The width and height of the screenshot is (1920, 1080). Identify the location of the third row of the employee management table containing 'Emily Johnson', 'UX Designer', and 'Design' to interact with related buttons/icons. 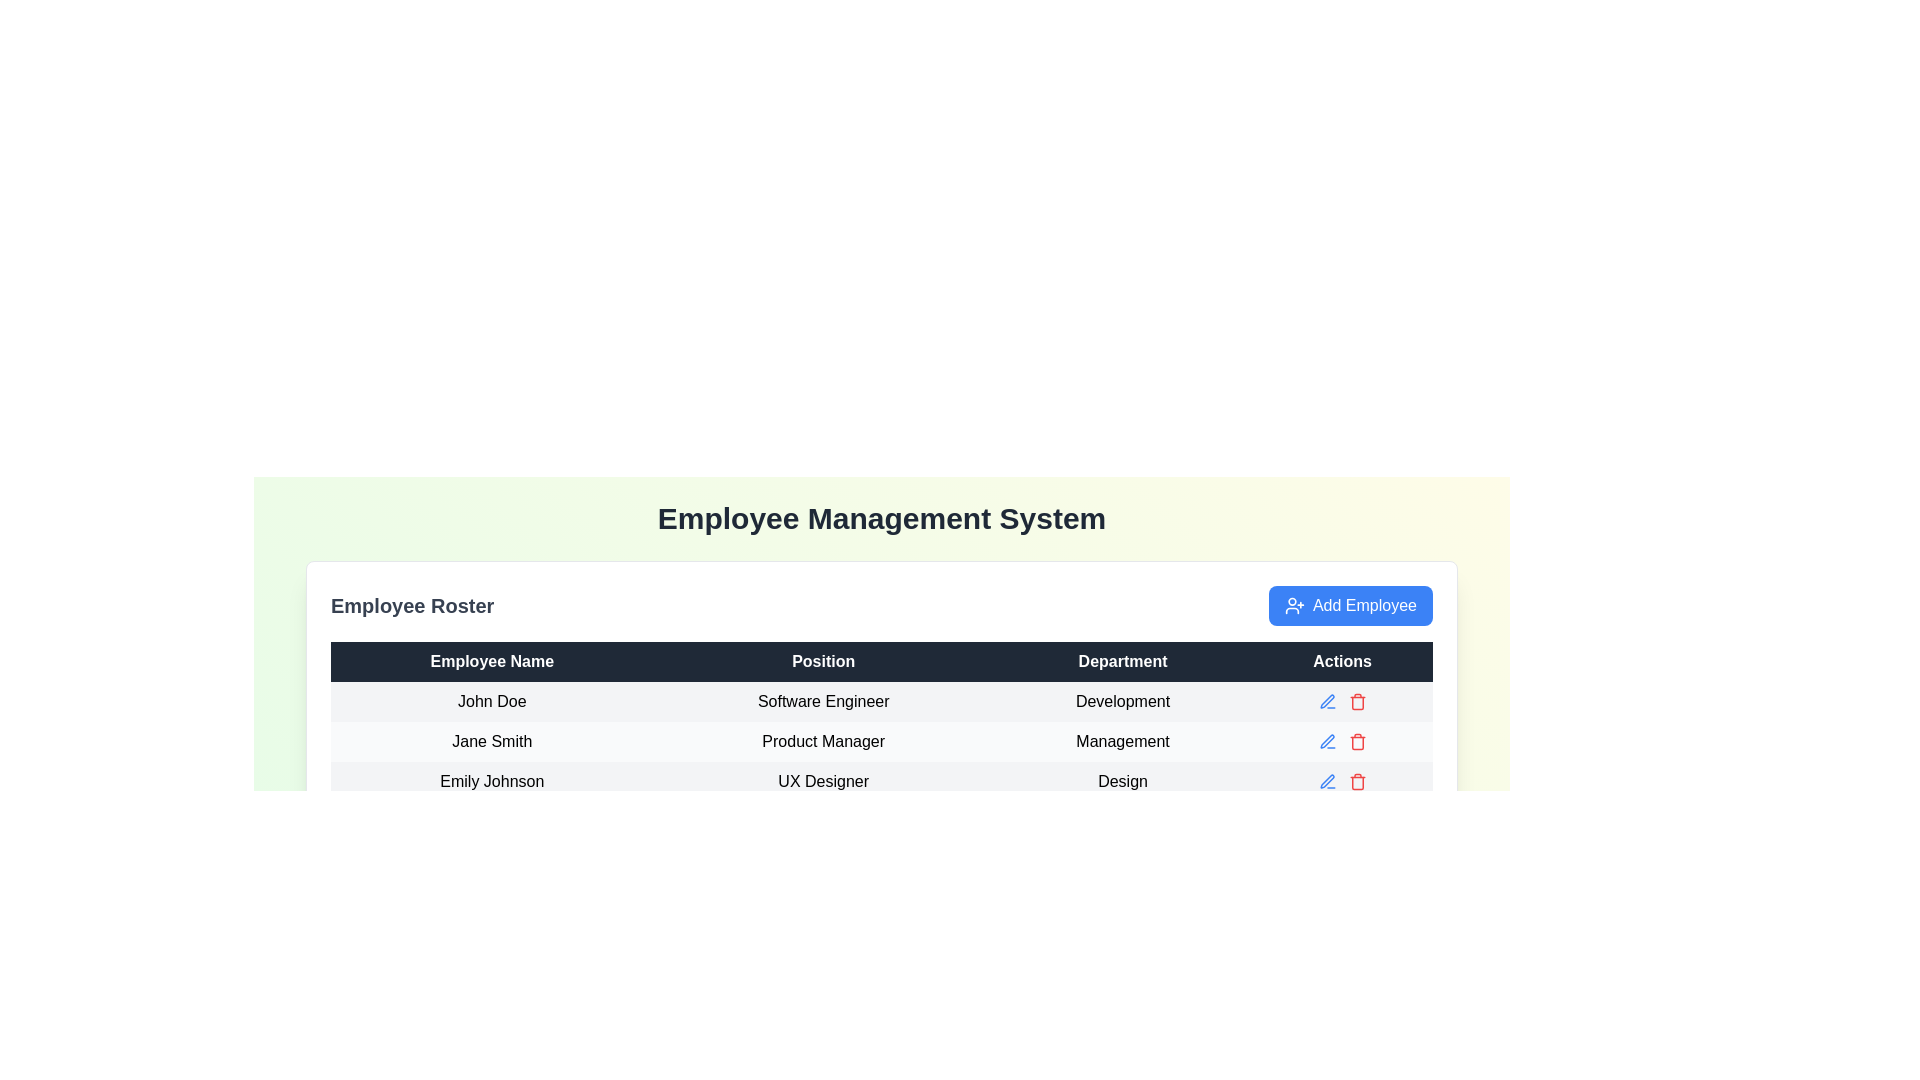
(881, 781).